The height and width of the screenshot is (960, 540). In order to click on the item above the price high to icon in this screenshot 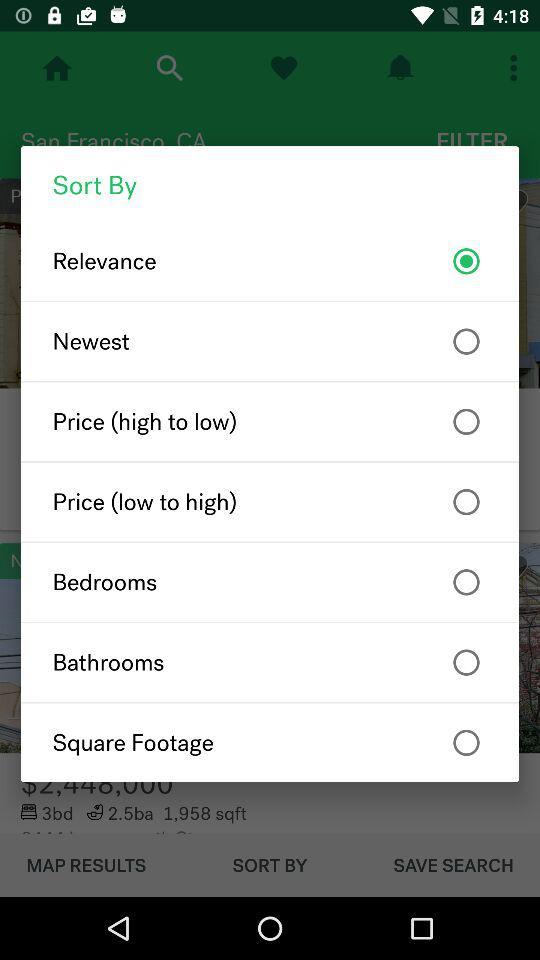, I will do `click(270, 341)`.